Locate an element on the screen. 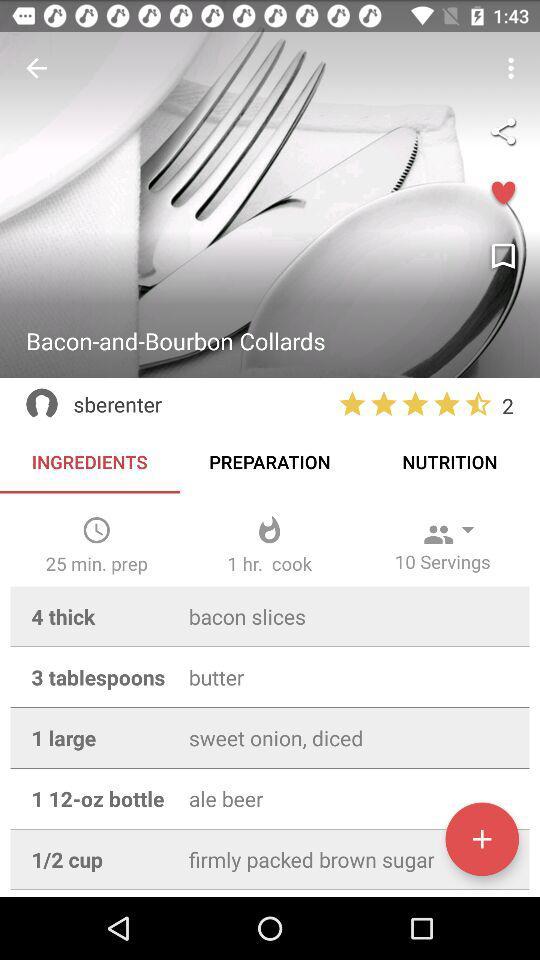 The height and width of the screenshot is (960, 540). item is located at coordinates (481, 839).